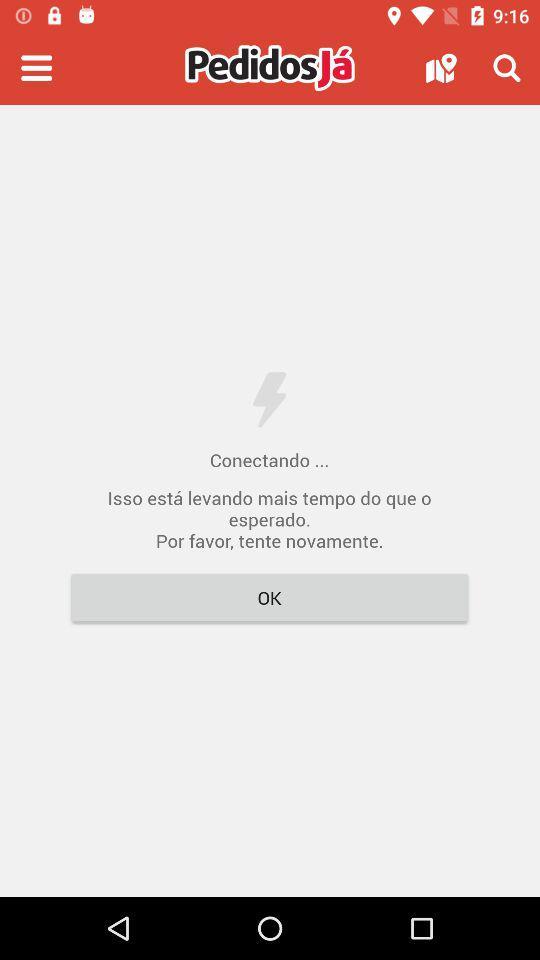 The height and width of the screenshot is (960, 540). What do you see at coordinates (36, 68) in the screenshot?
I see `open app 's menu` at bounding box center [36, 68].